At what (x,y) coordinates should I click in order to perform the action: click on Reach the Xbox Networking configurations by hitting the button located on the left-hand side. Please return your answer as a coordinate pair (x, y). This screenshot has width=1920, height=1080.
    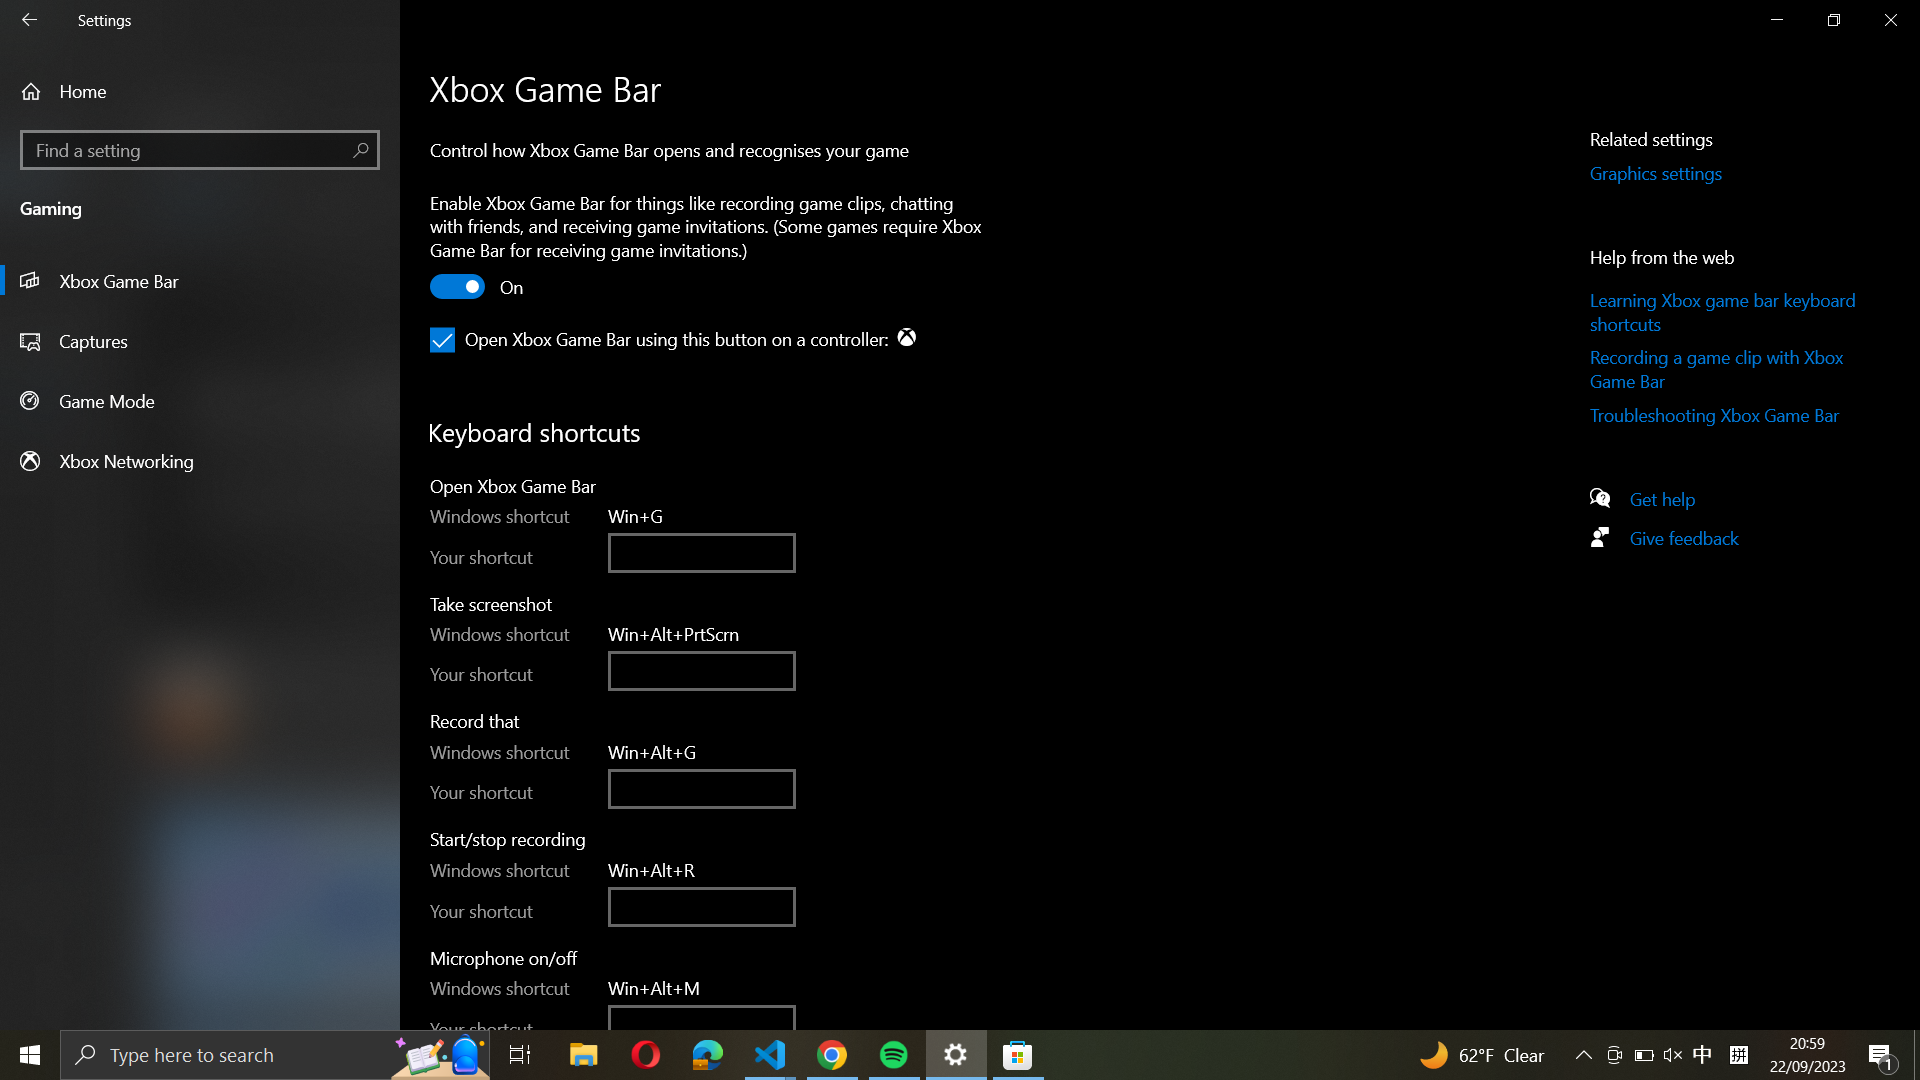
    Looking at the image, I should click on (200, 460).